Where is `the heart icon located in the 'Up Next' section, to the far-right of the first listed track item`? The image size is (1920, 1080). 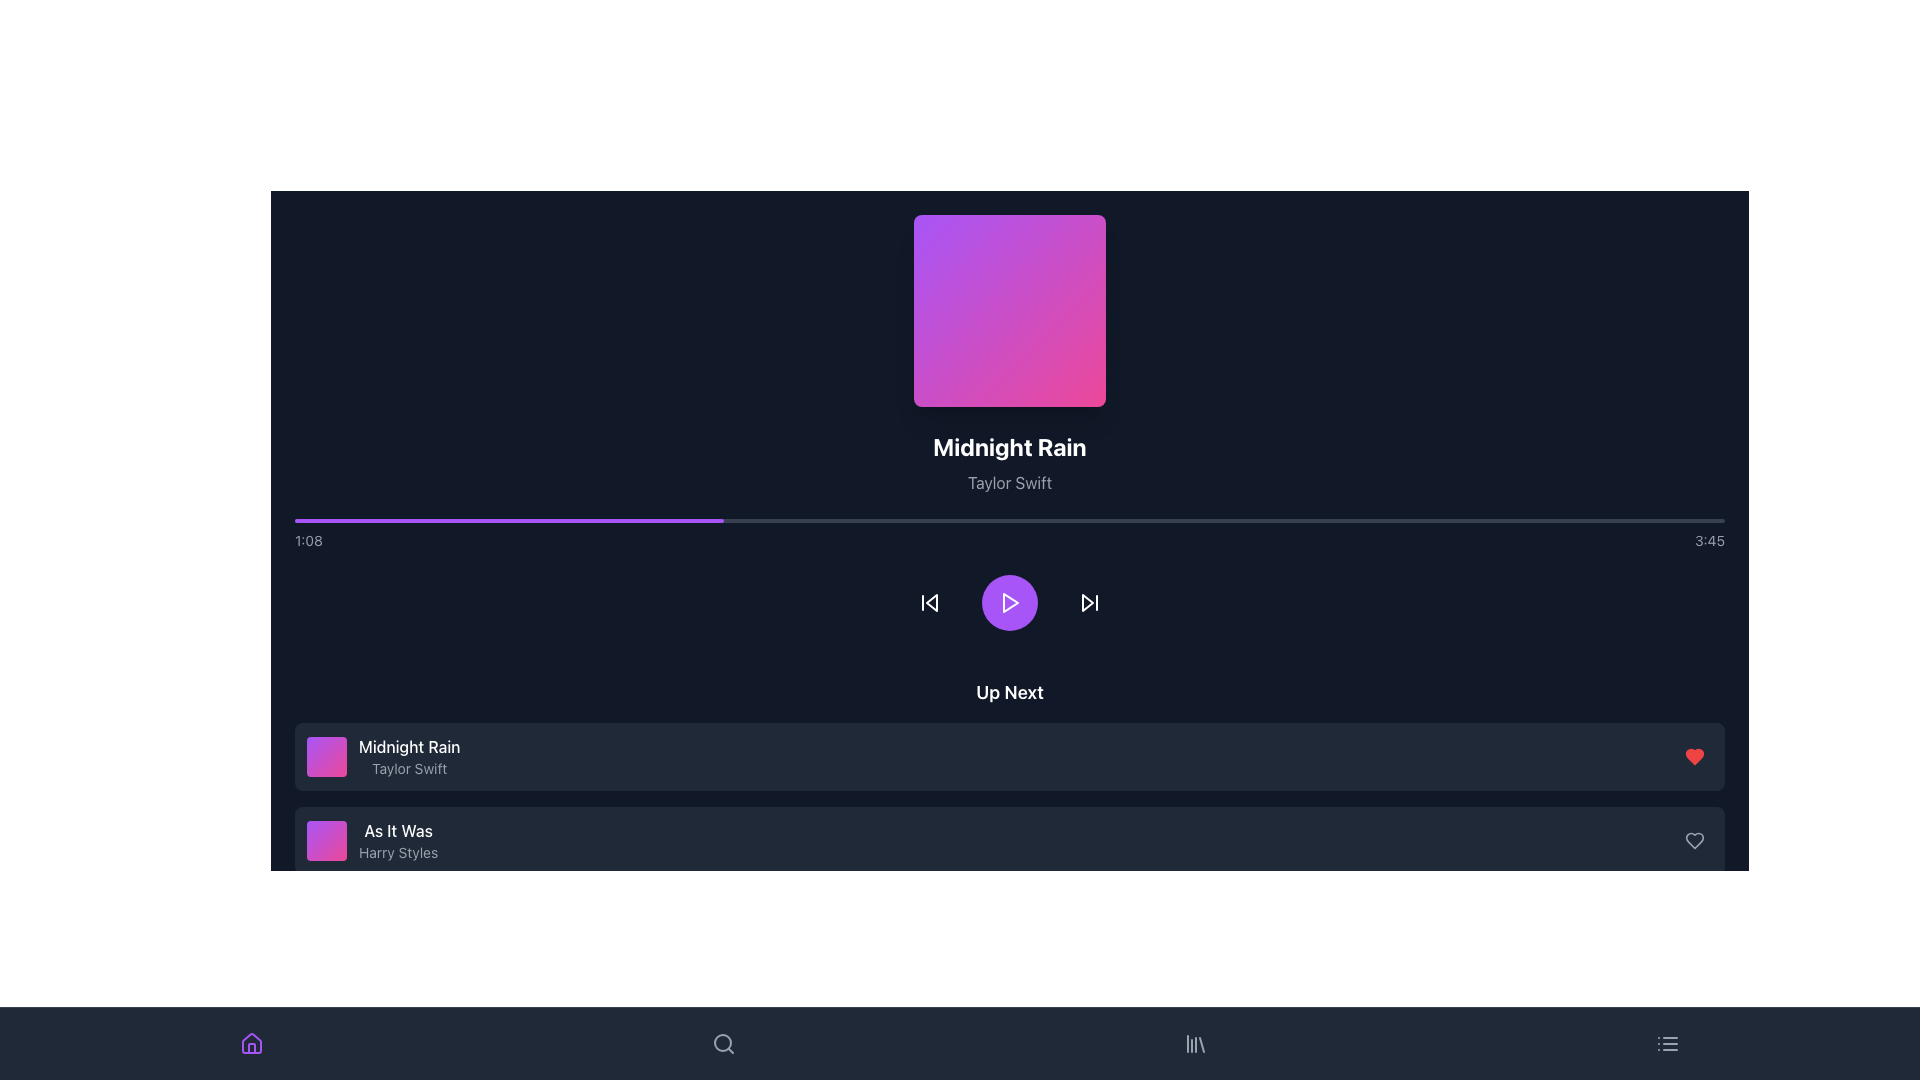
the heart icon located in the 'Up Next' section, to the far-right of the first listed track item is located at coordinates (1693, 756).